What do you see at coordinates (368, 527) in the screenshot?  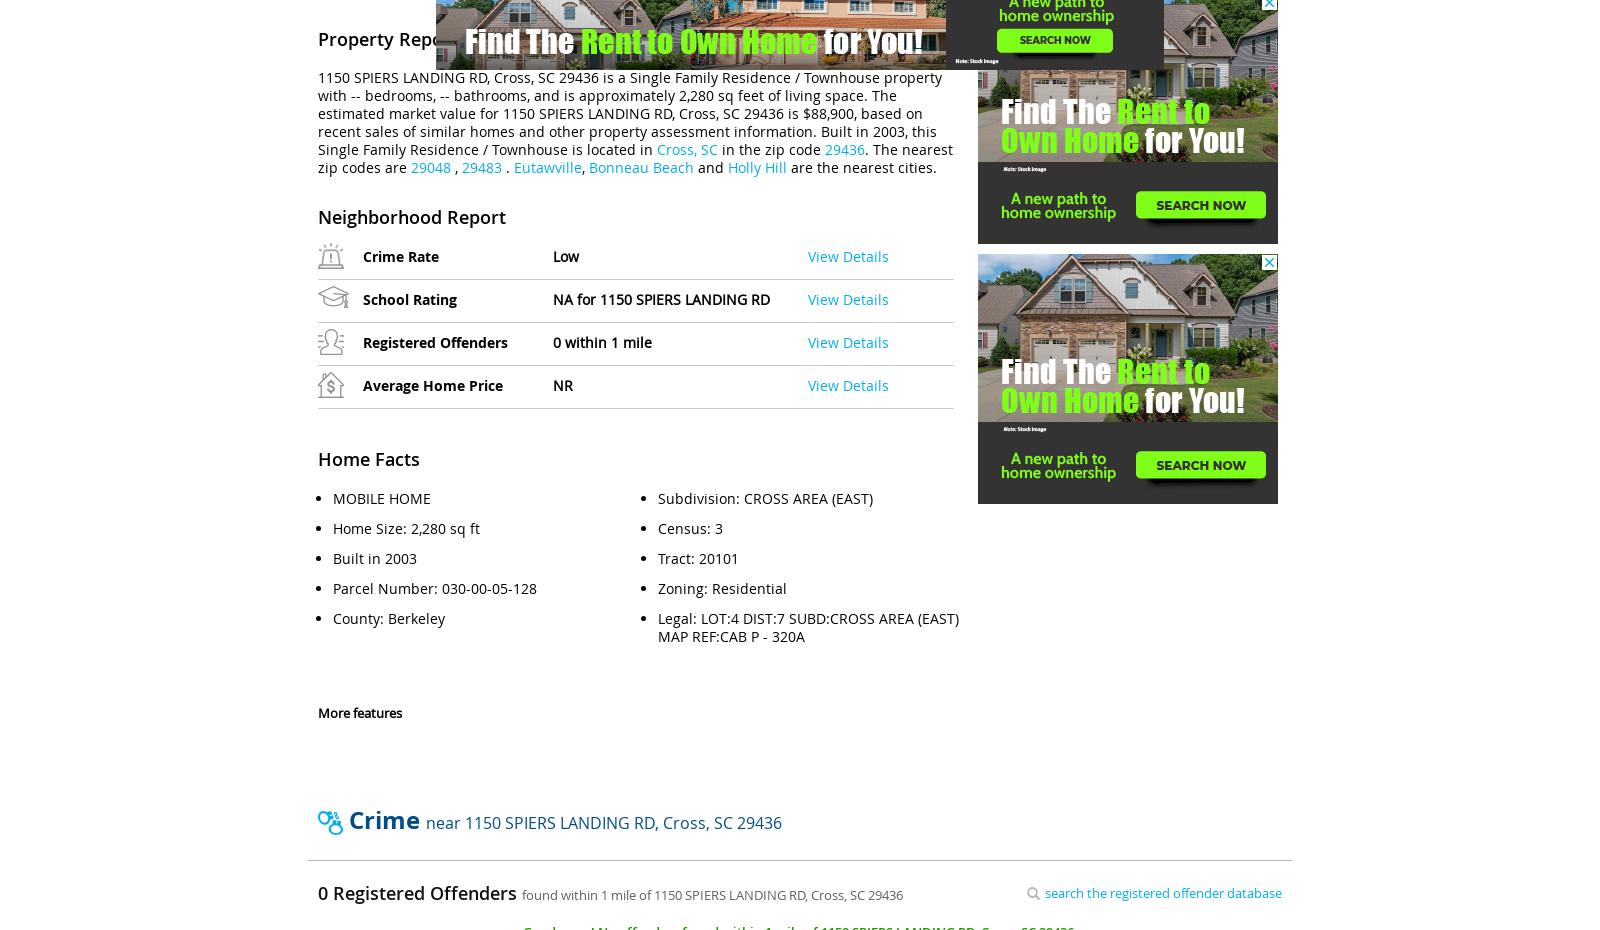 I see `'Home Size'` at bounding box center [368, 527].